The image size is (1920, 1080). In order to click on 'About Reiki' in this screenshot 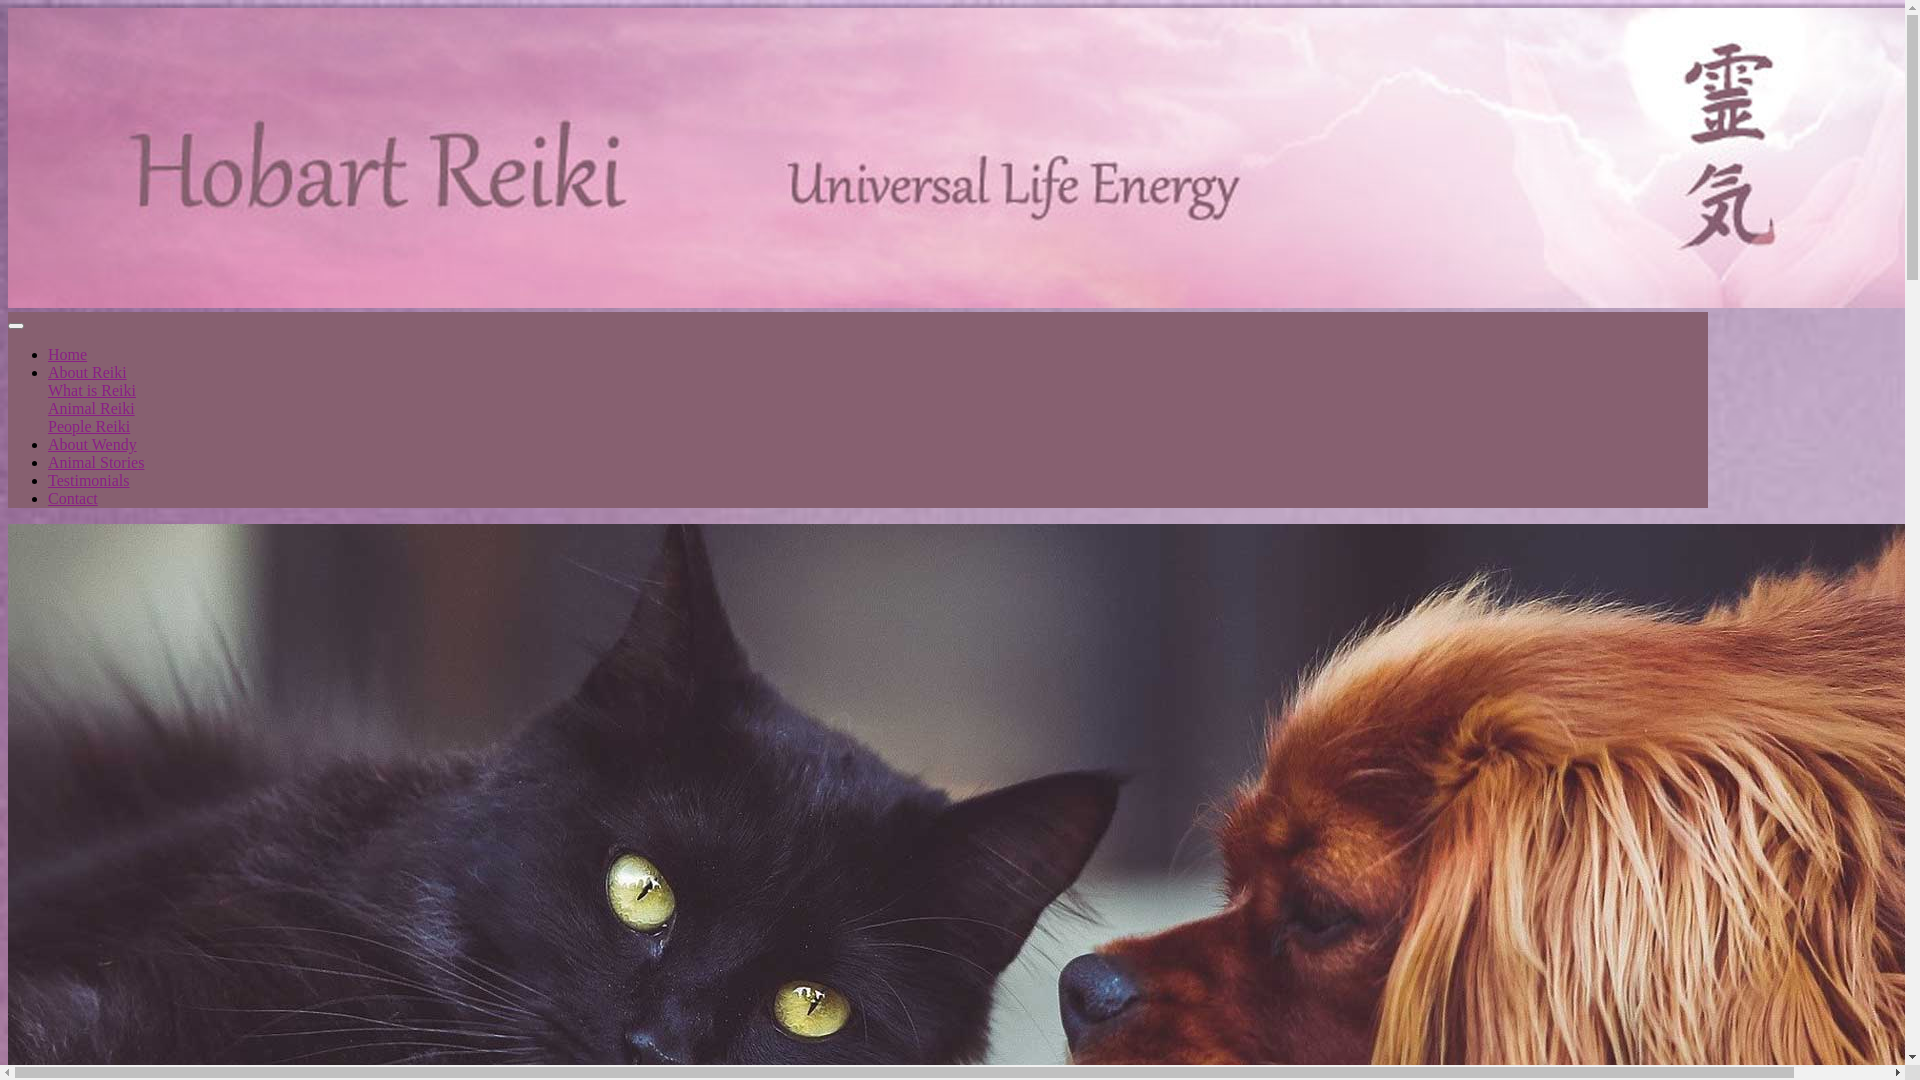, I will do `click(48, 372)`.